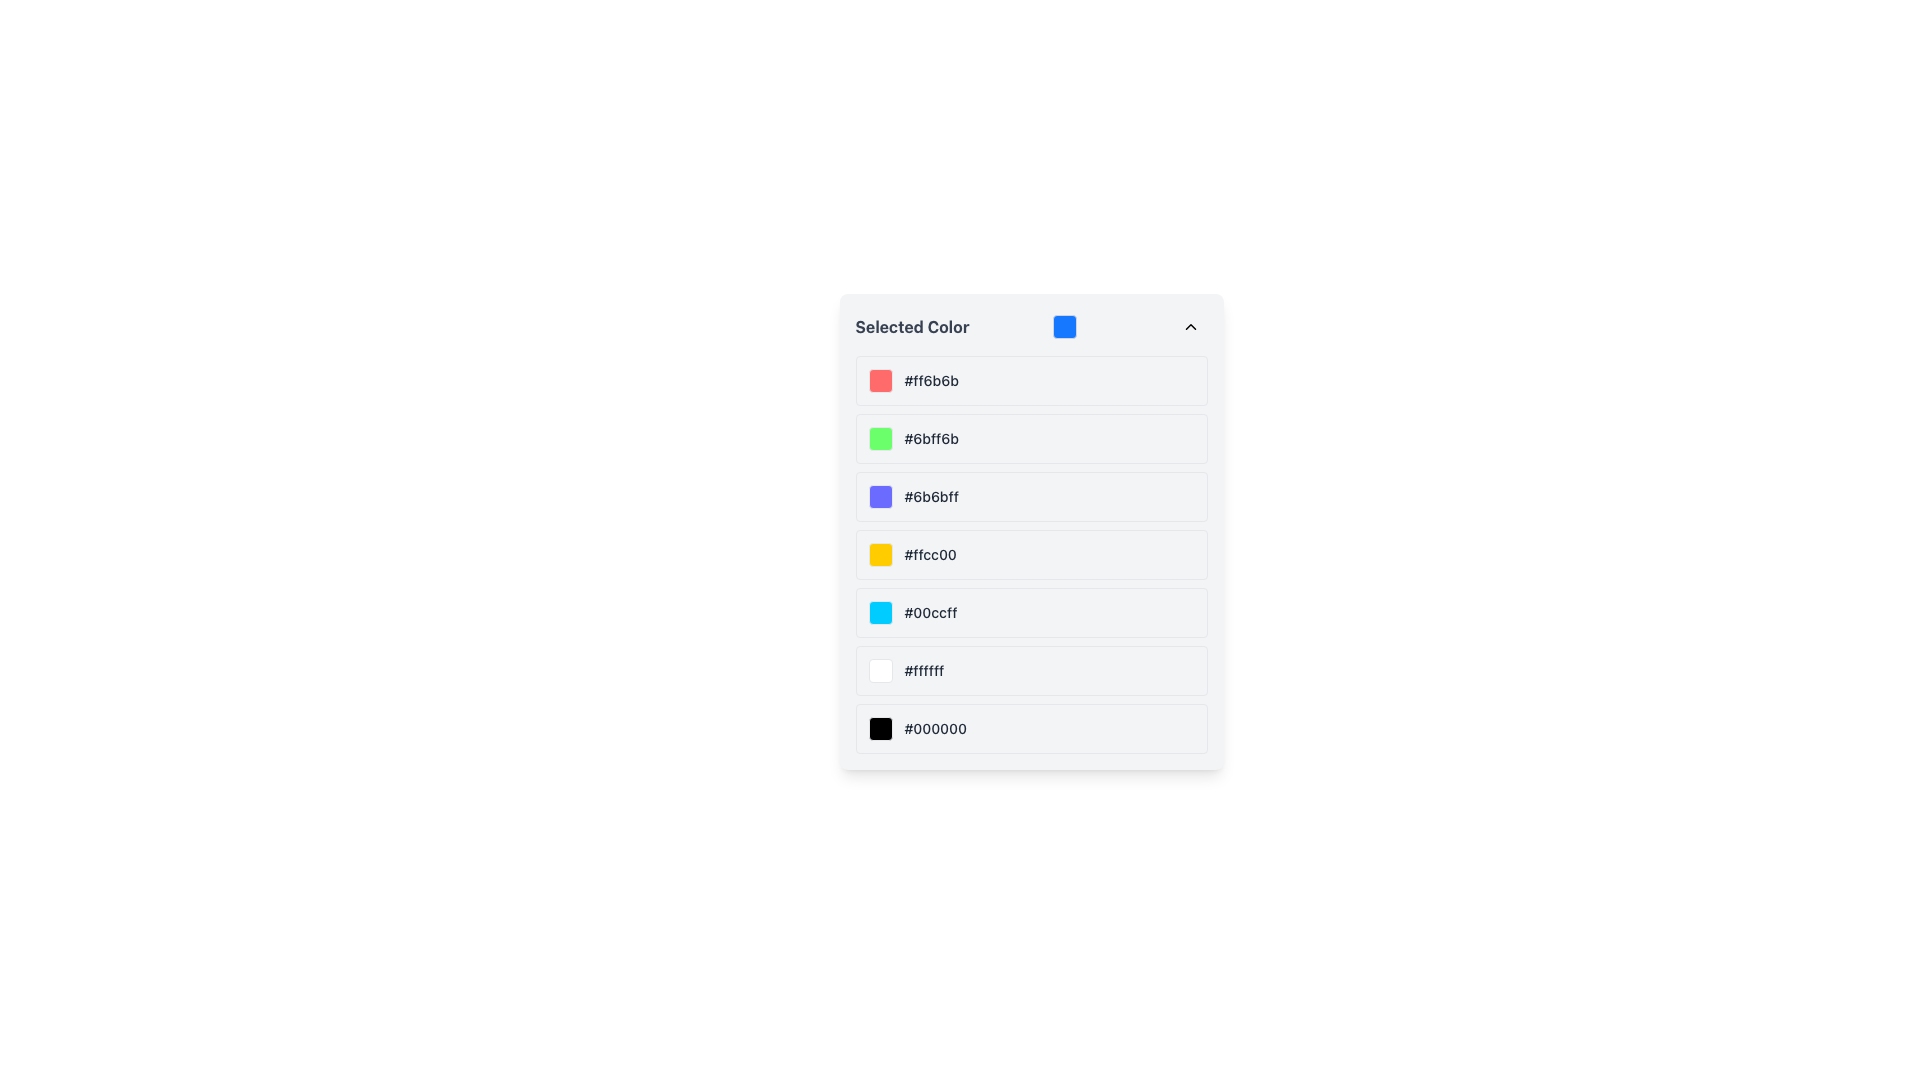  Describe the element at coordinates (880, 612) in the screenshot. I see `the Color Swatch that visually represents the color corresponding to the hexadecimal code '#00ccff', located` at that location.